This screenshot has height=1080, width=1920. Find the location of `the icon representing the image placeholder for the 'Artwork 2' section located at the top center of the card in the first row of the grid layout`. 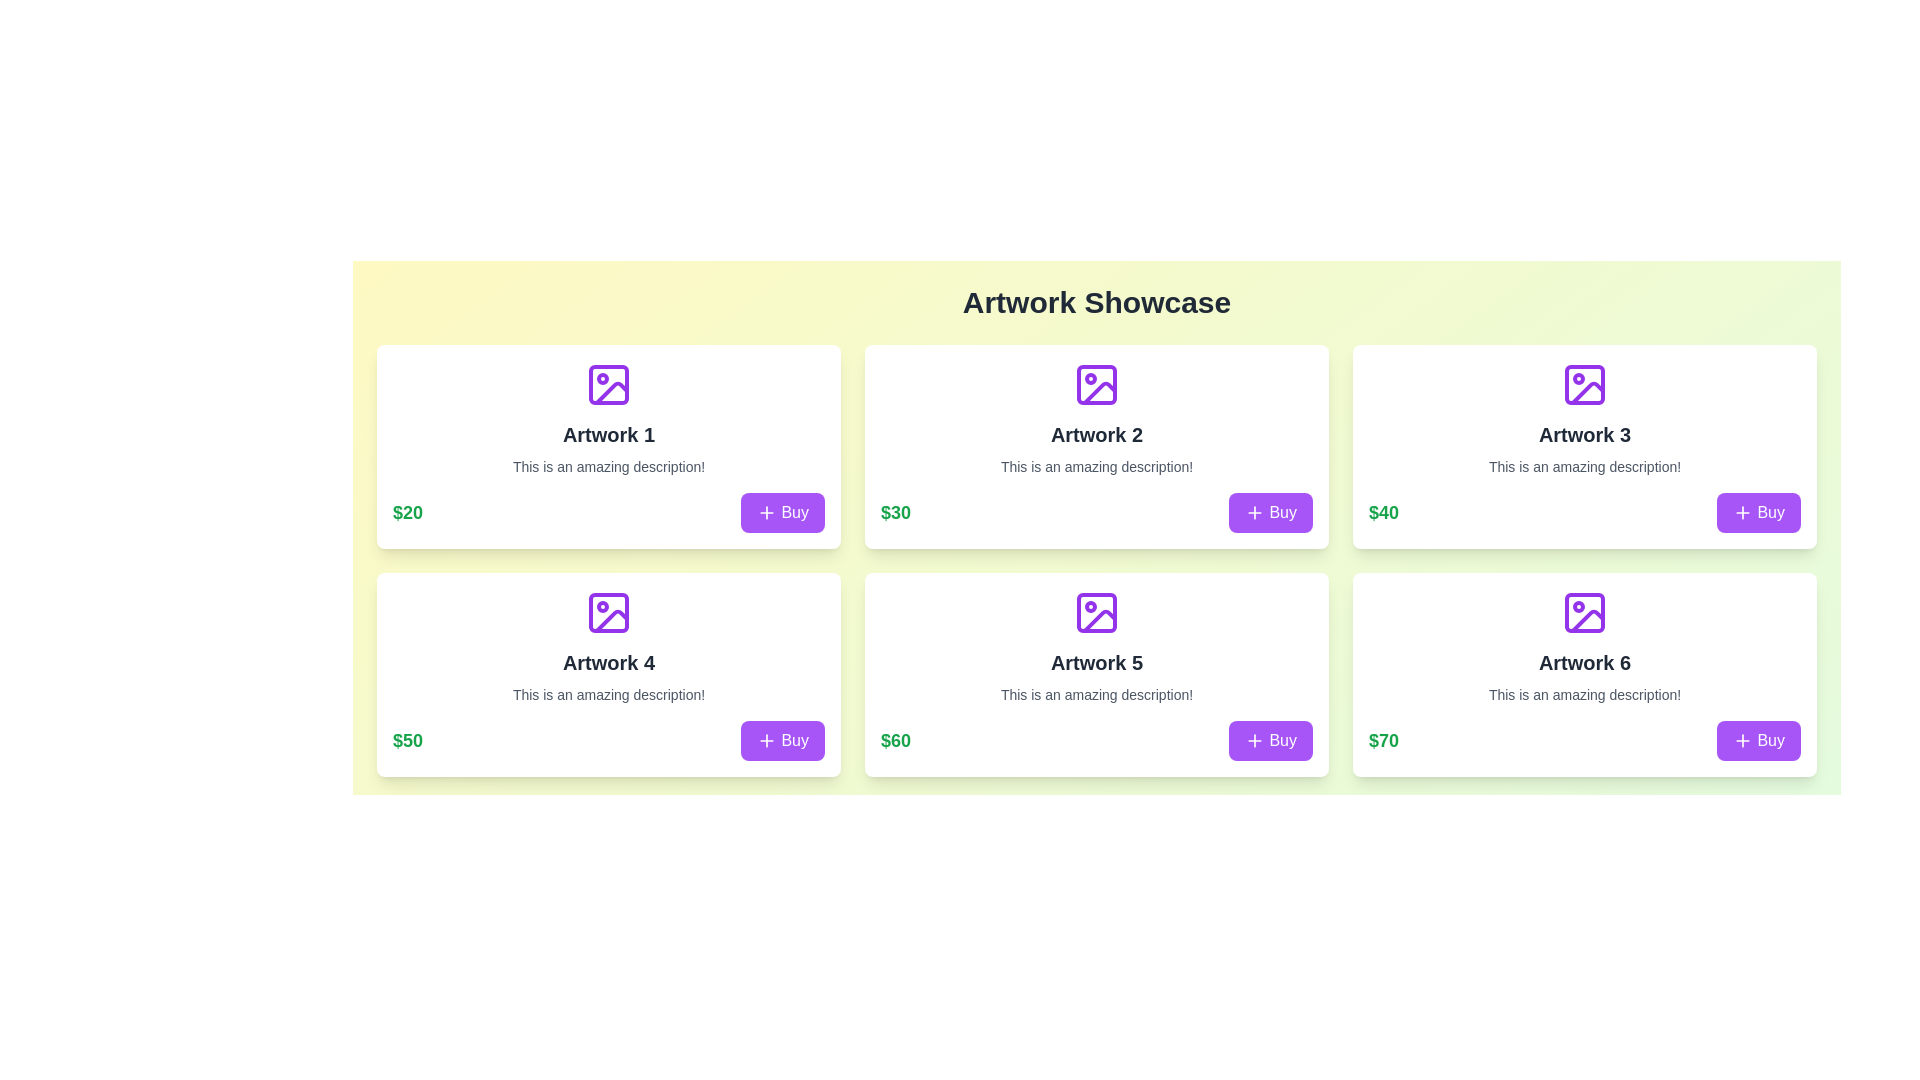

the icon representing the image placeholder for the 'Artwork 2' section located at the top center of the card in the first row of the grid layout is located at coordinates (1096, 385).